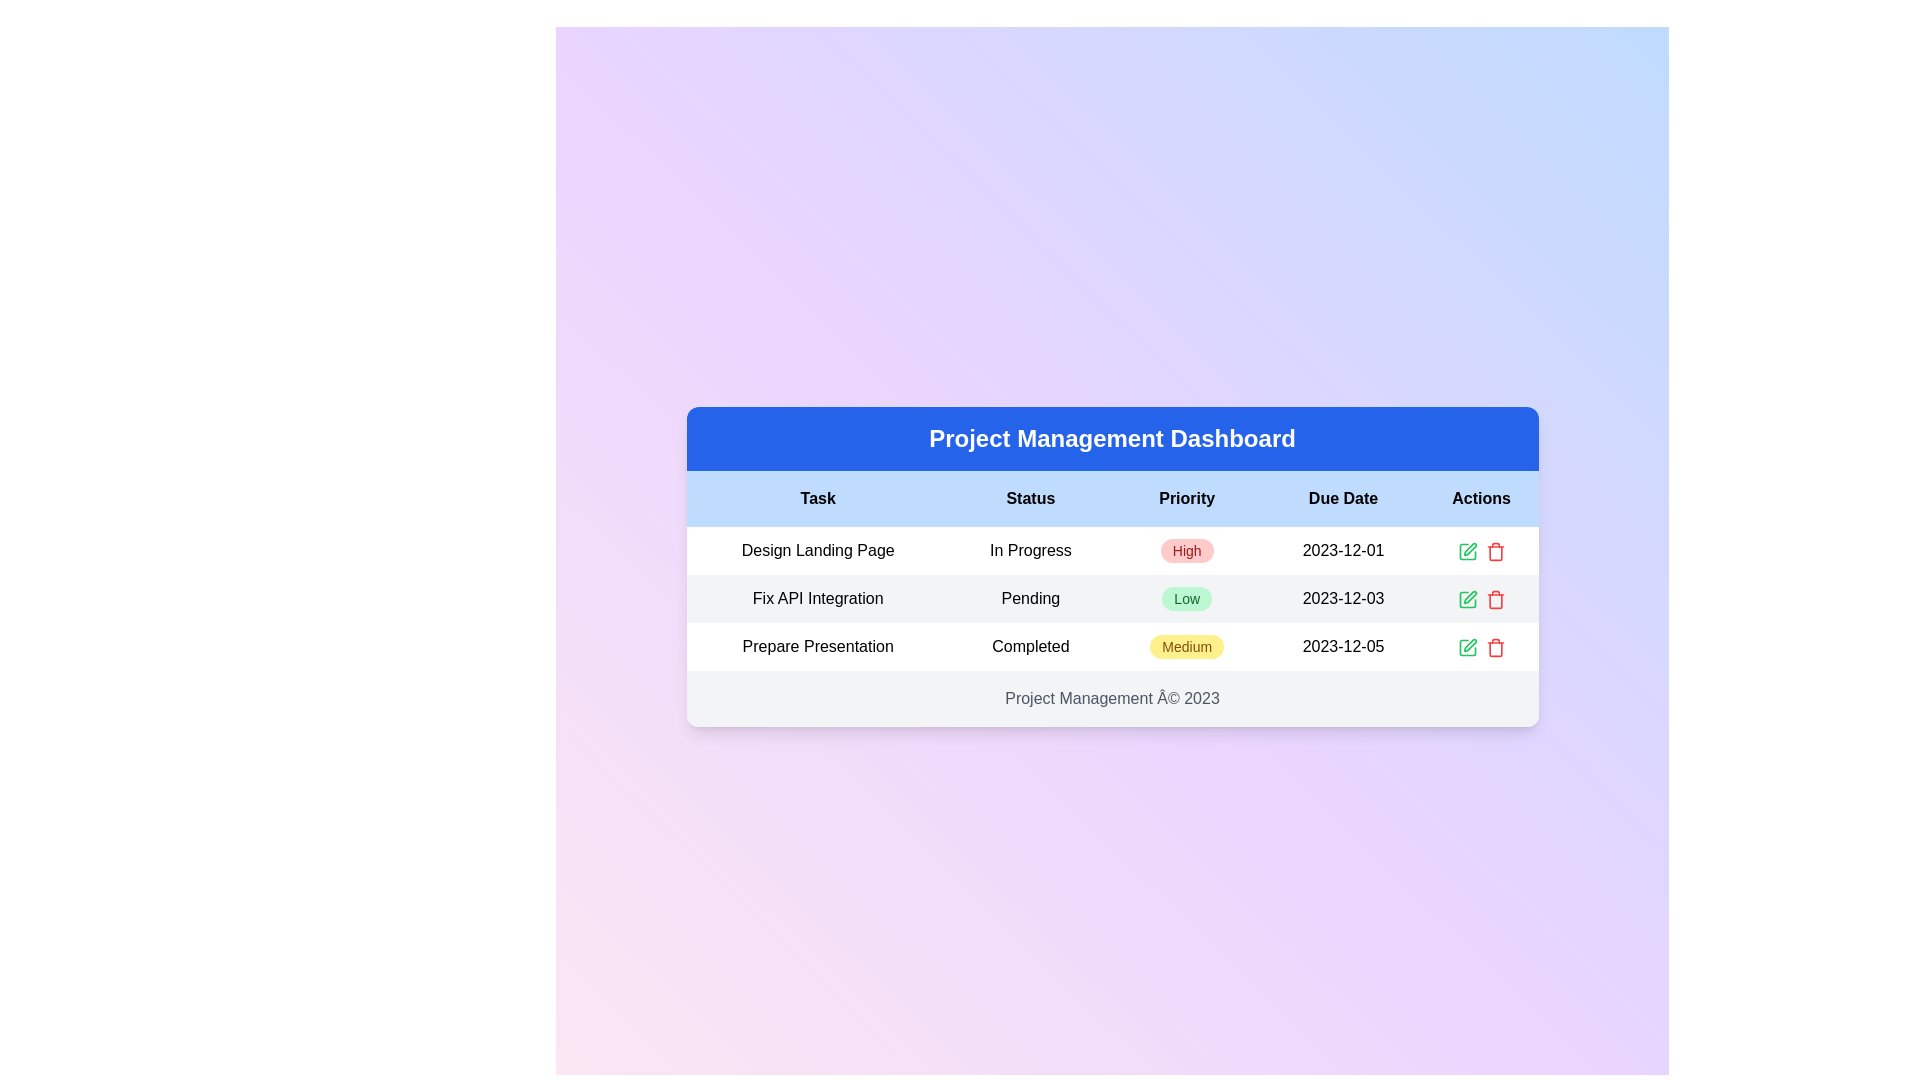 The width and height of the screenshot is (1920, 1080). What do you see at coordinates (1495, 598) in the screenshot?
I see `the delete button (trash can icon) in the Actions column of the second row of the table` at bounding box center [1495, 598].